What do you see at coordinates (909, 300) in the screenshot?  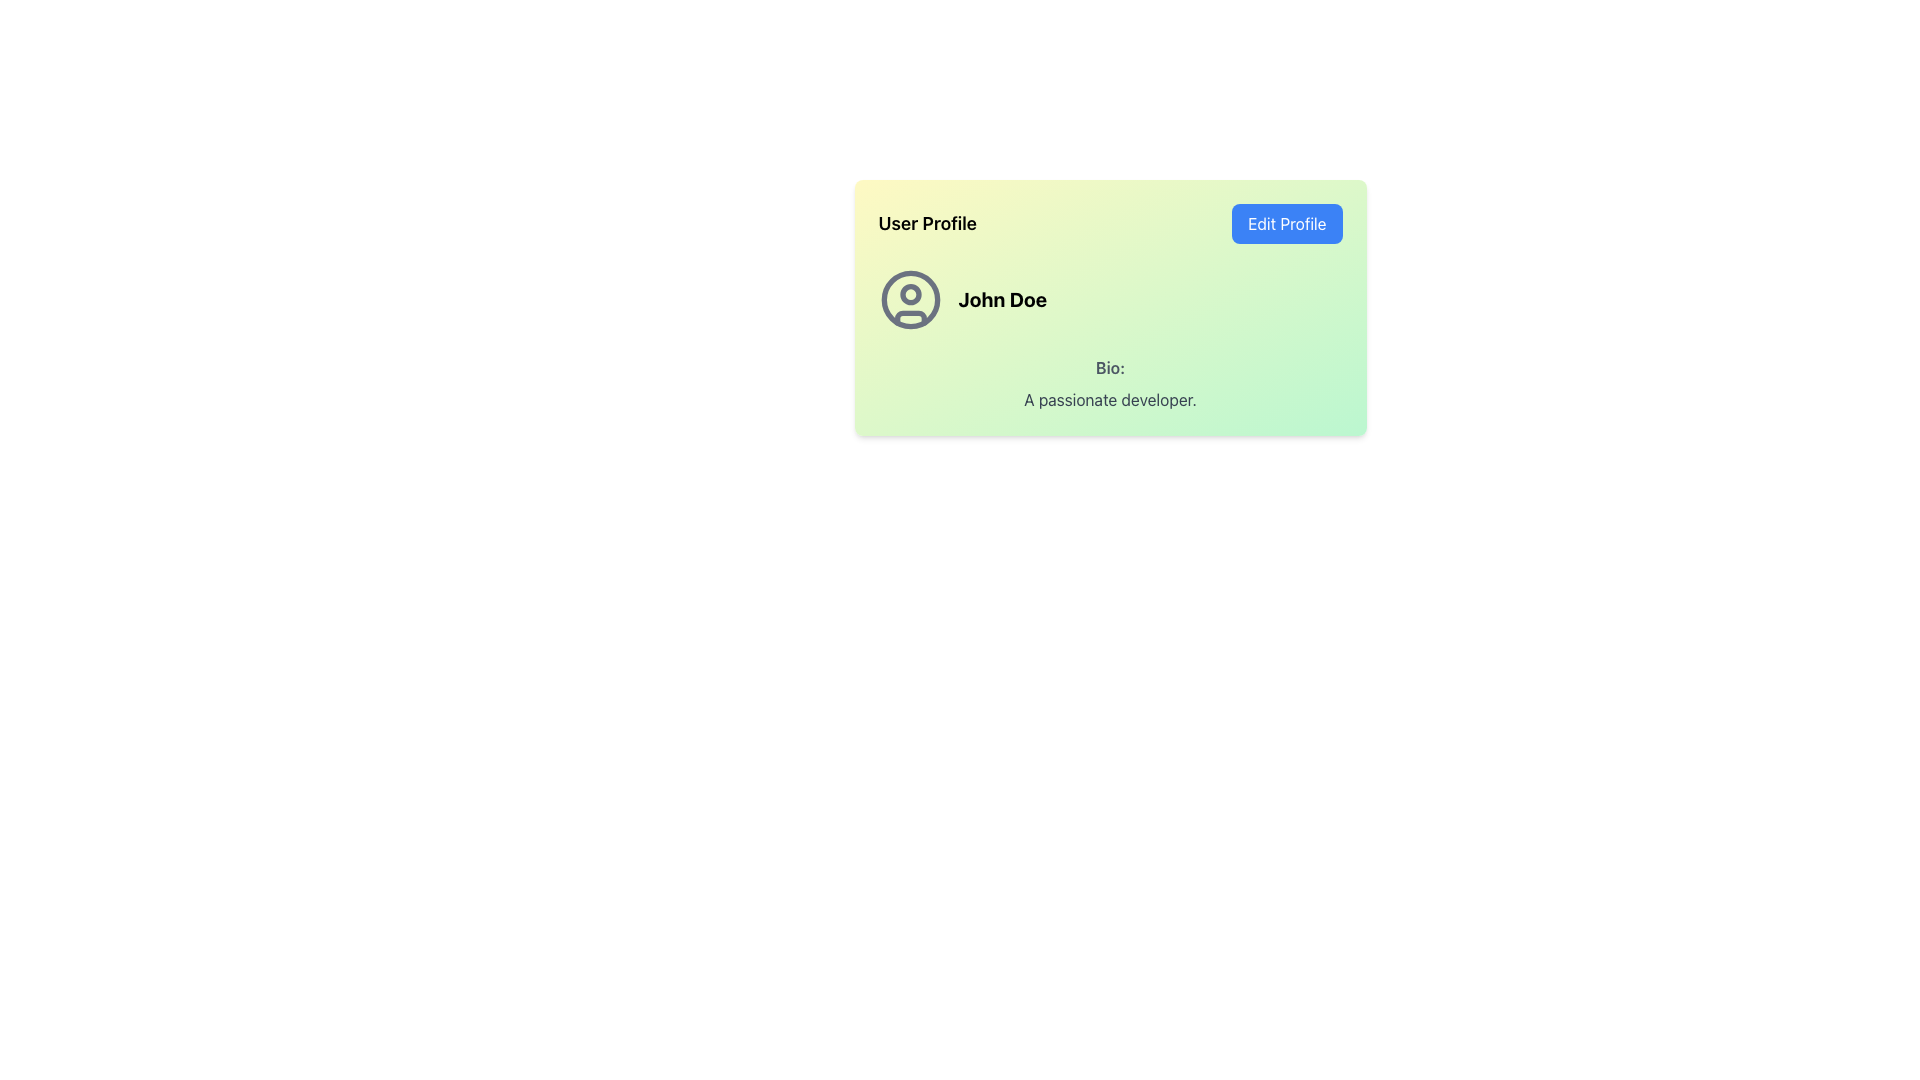 I see `the circular SVG shape within the user profile icon, located to the left of the name 'John Doe' on the user profile card` at bounding box center [909, 300].